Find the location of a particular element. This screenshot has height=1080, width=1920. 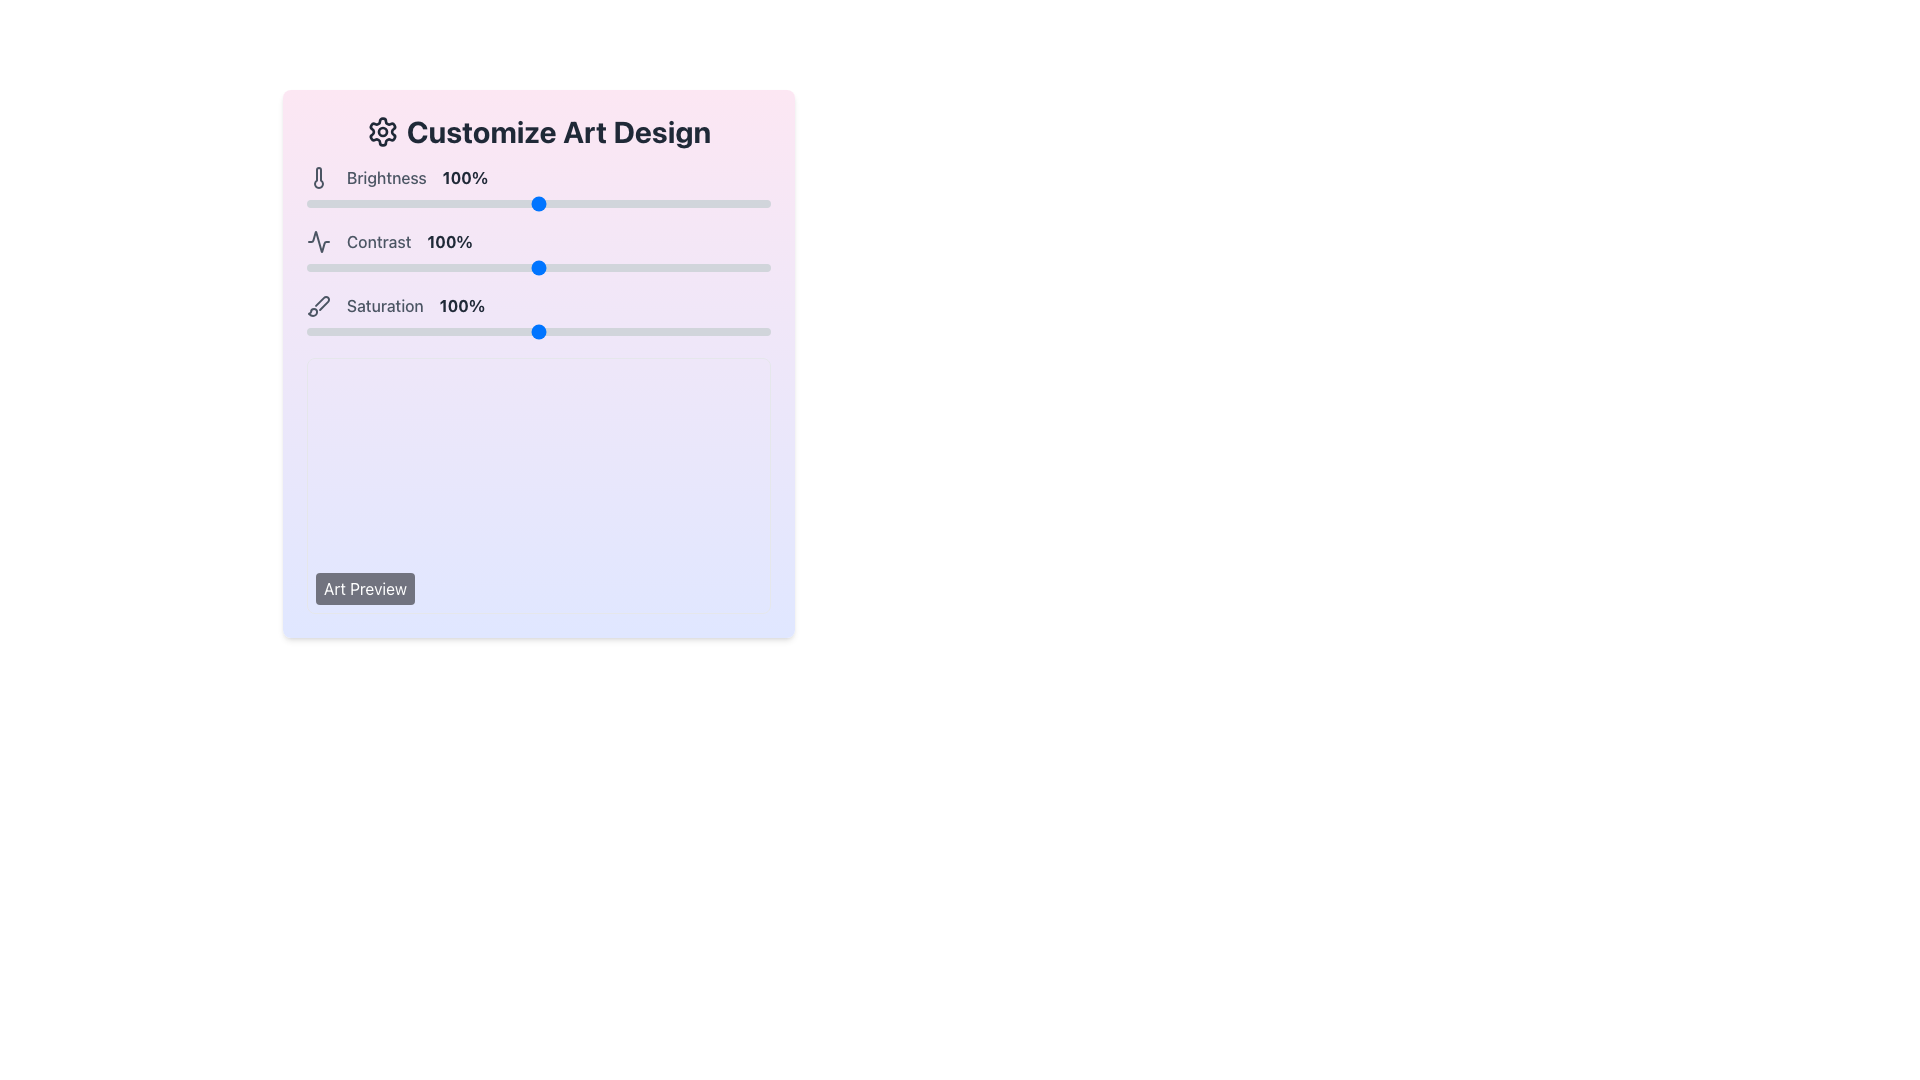

the saturation is located at coordinates (717, 330).